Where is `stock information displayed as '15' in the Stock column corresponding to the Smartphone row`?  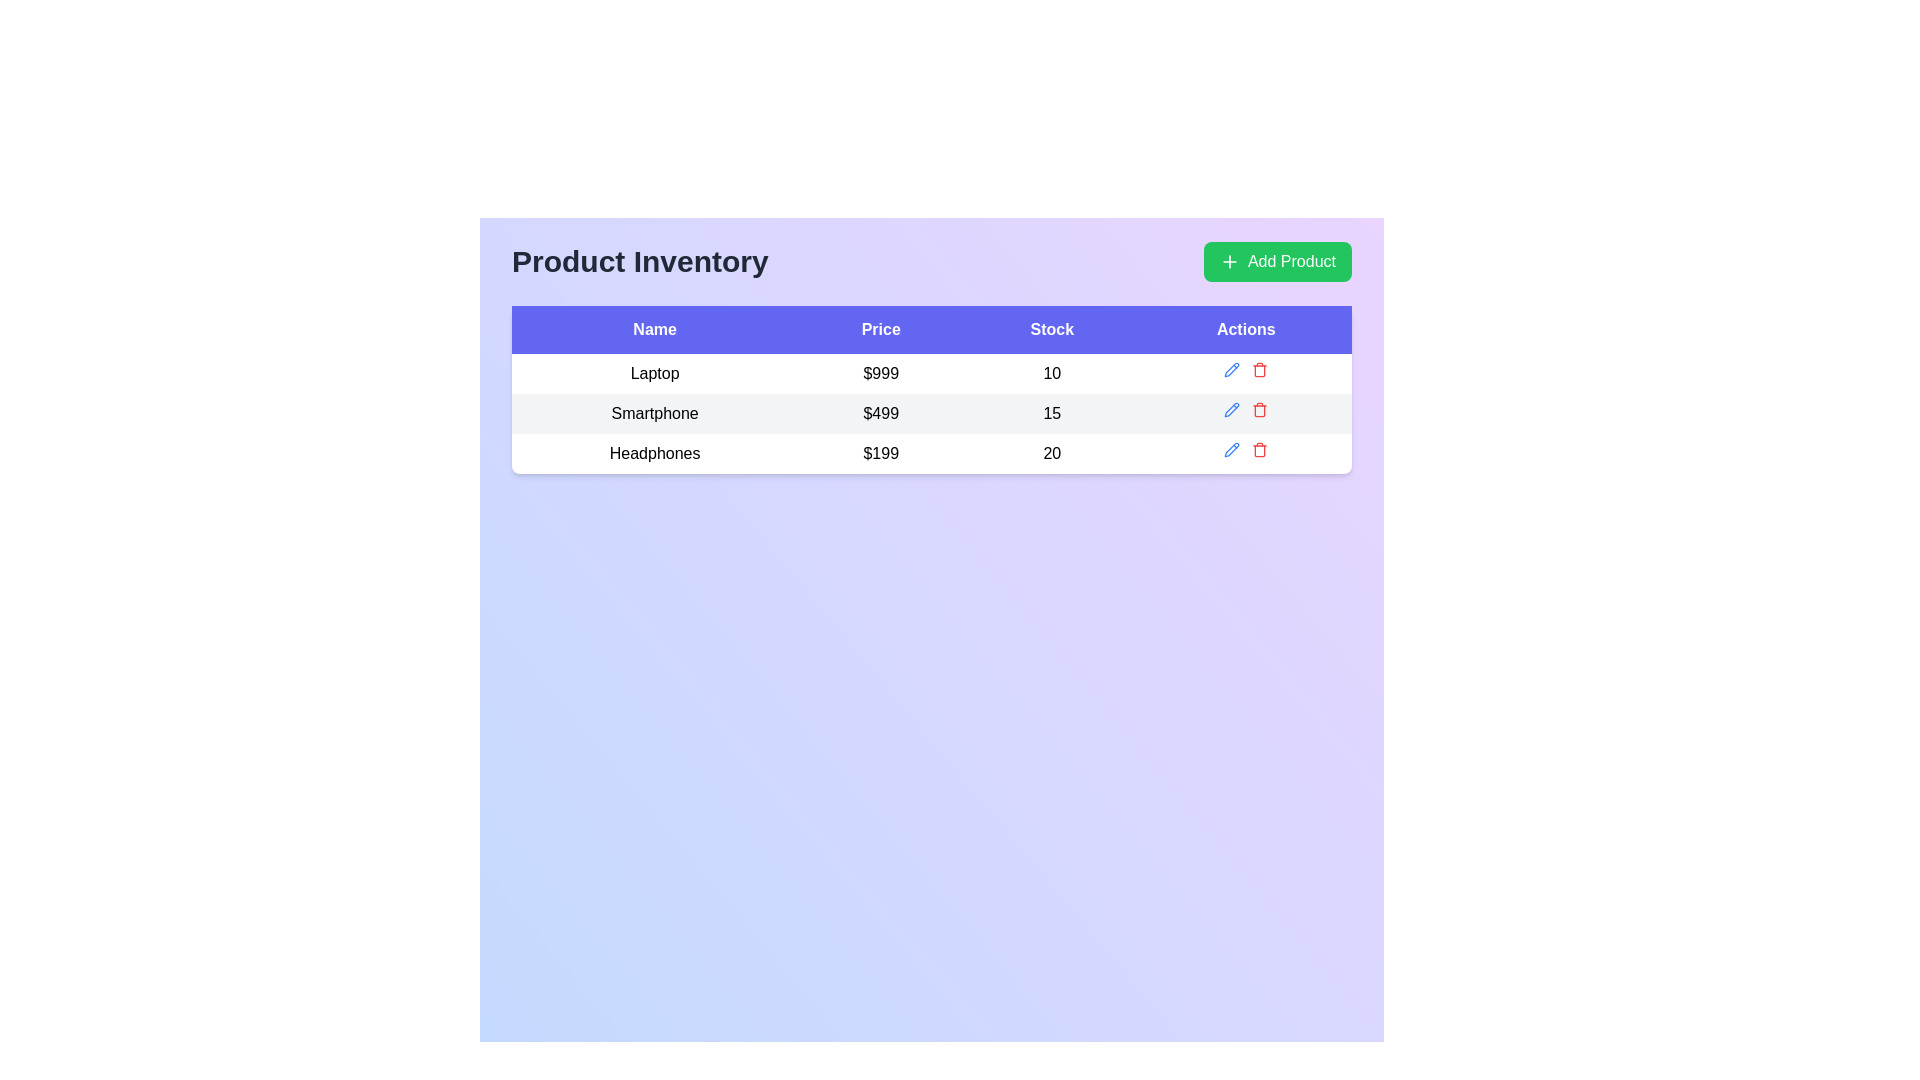 stock information displayed as '15' in the Stock column corresponding to the Smartphone row is located at coordinates (1051, 412).